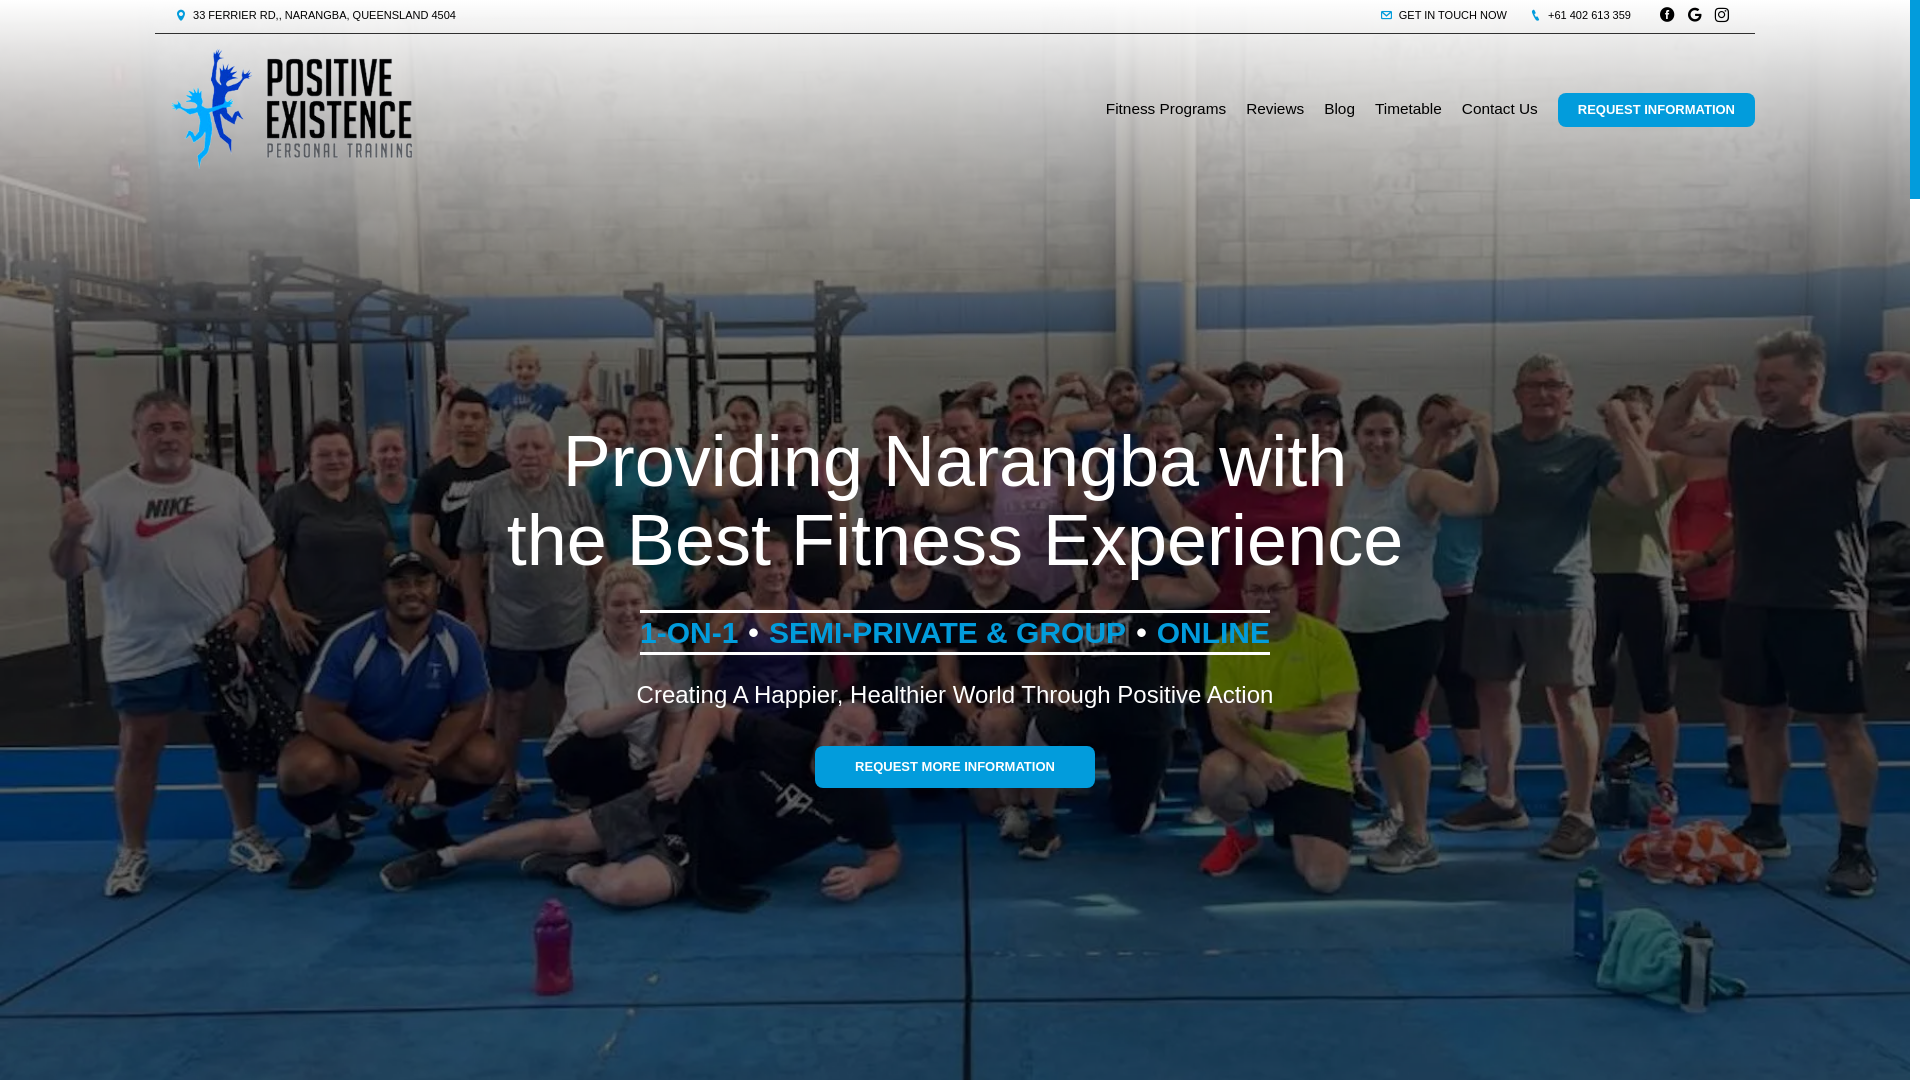 Image resolution: width=1920 pixels, height=1080 pixels. What do you see at coordinates (1579, 15) in the screenshot?
I see `'+61 402 613 359'` at bounding box center [1579, 15].